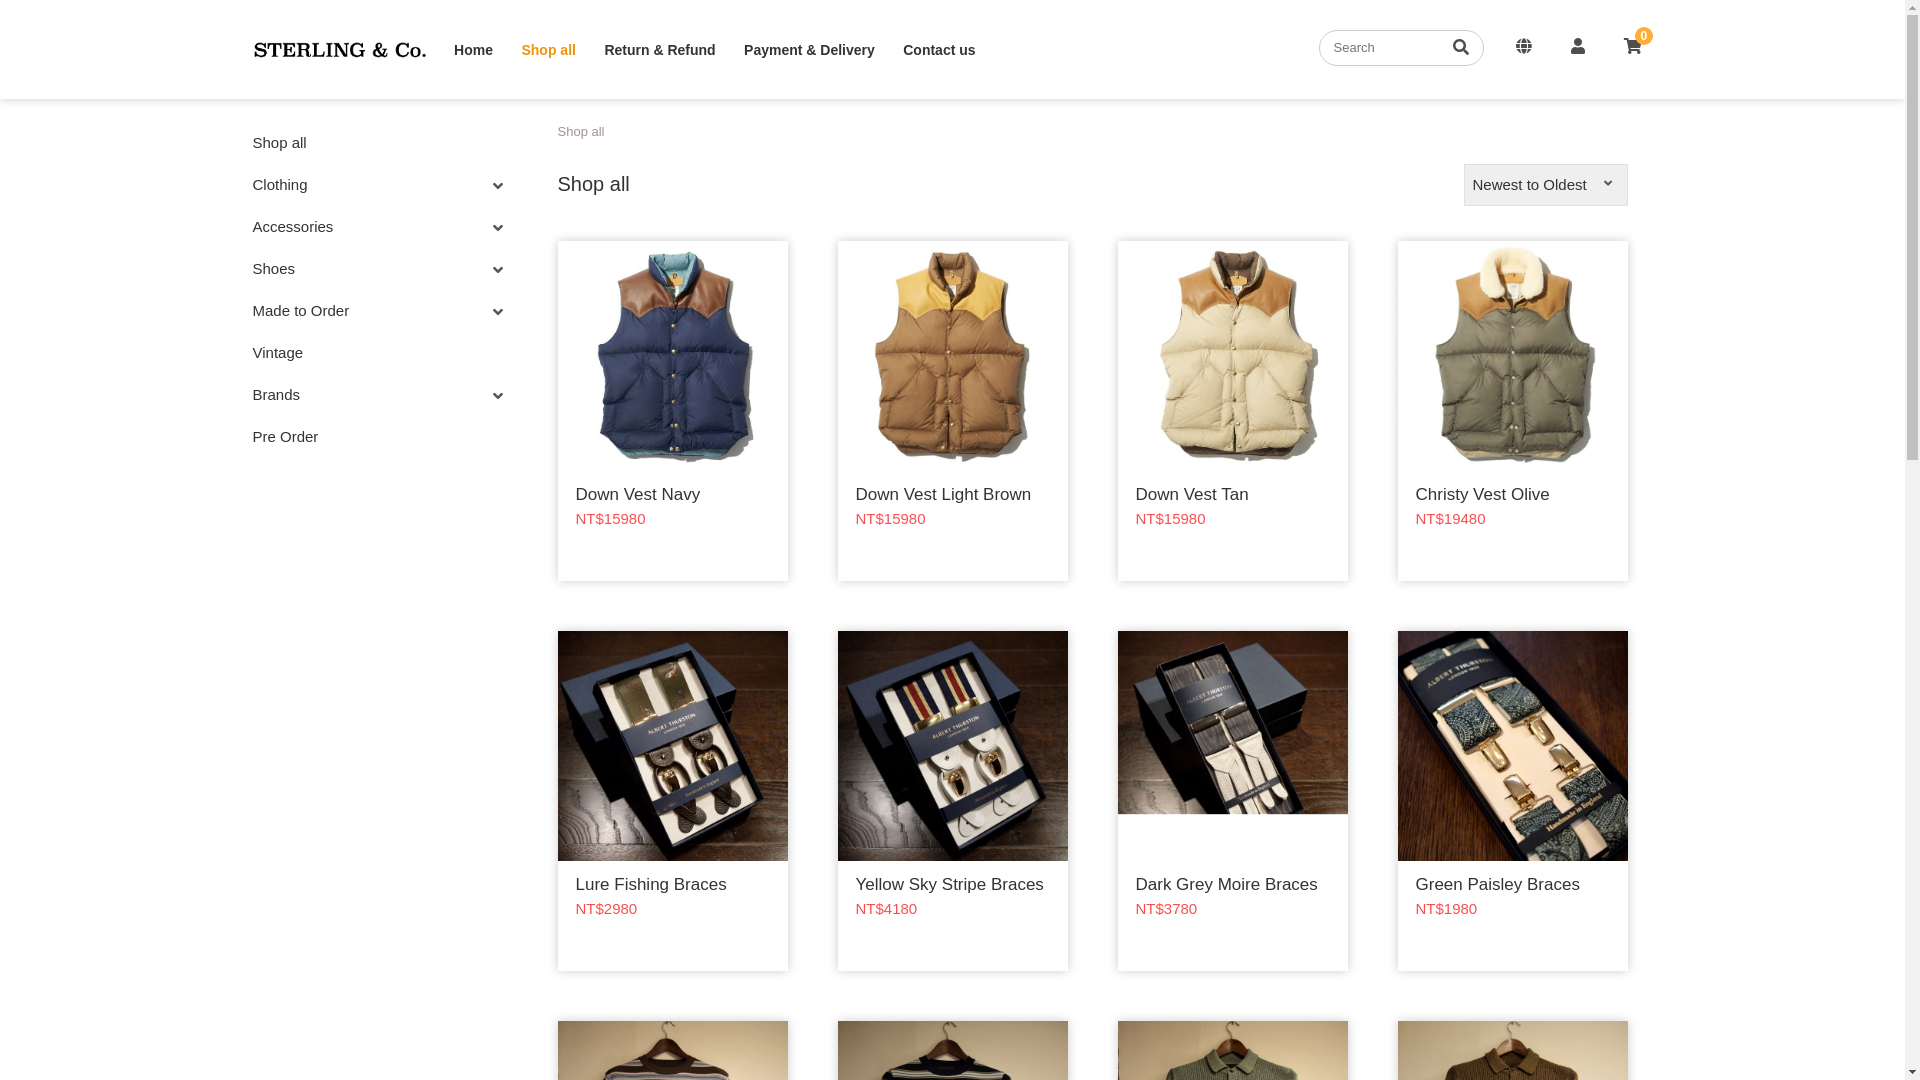 The image size is (1920, 1080). What do you see at coordinates (272, 267) in the screenshot?
I see `'Shoes'` at bounding box center [272, 267].